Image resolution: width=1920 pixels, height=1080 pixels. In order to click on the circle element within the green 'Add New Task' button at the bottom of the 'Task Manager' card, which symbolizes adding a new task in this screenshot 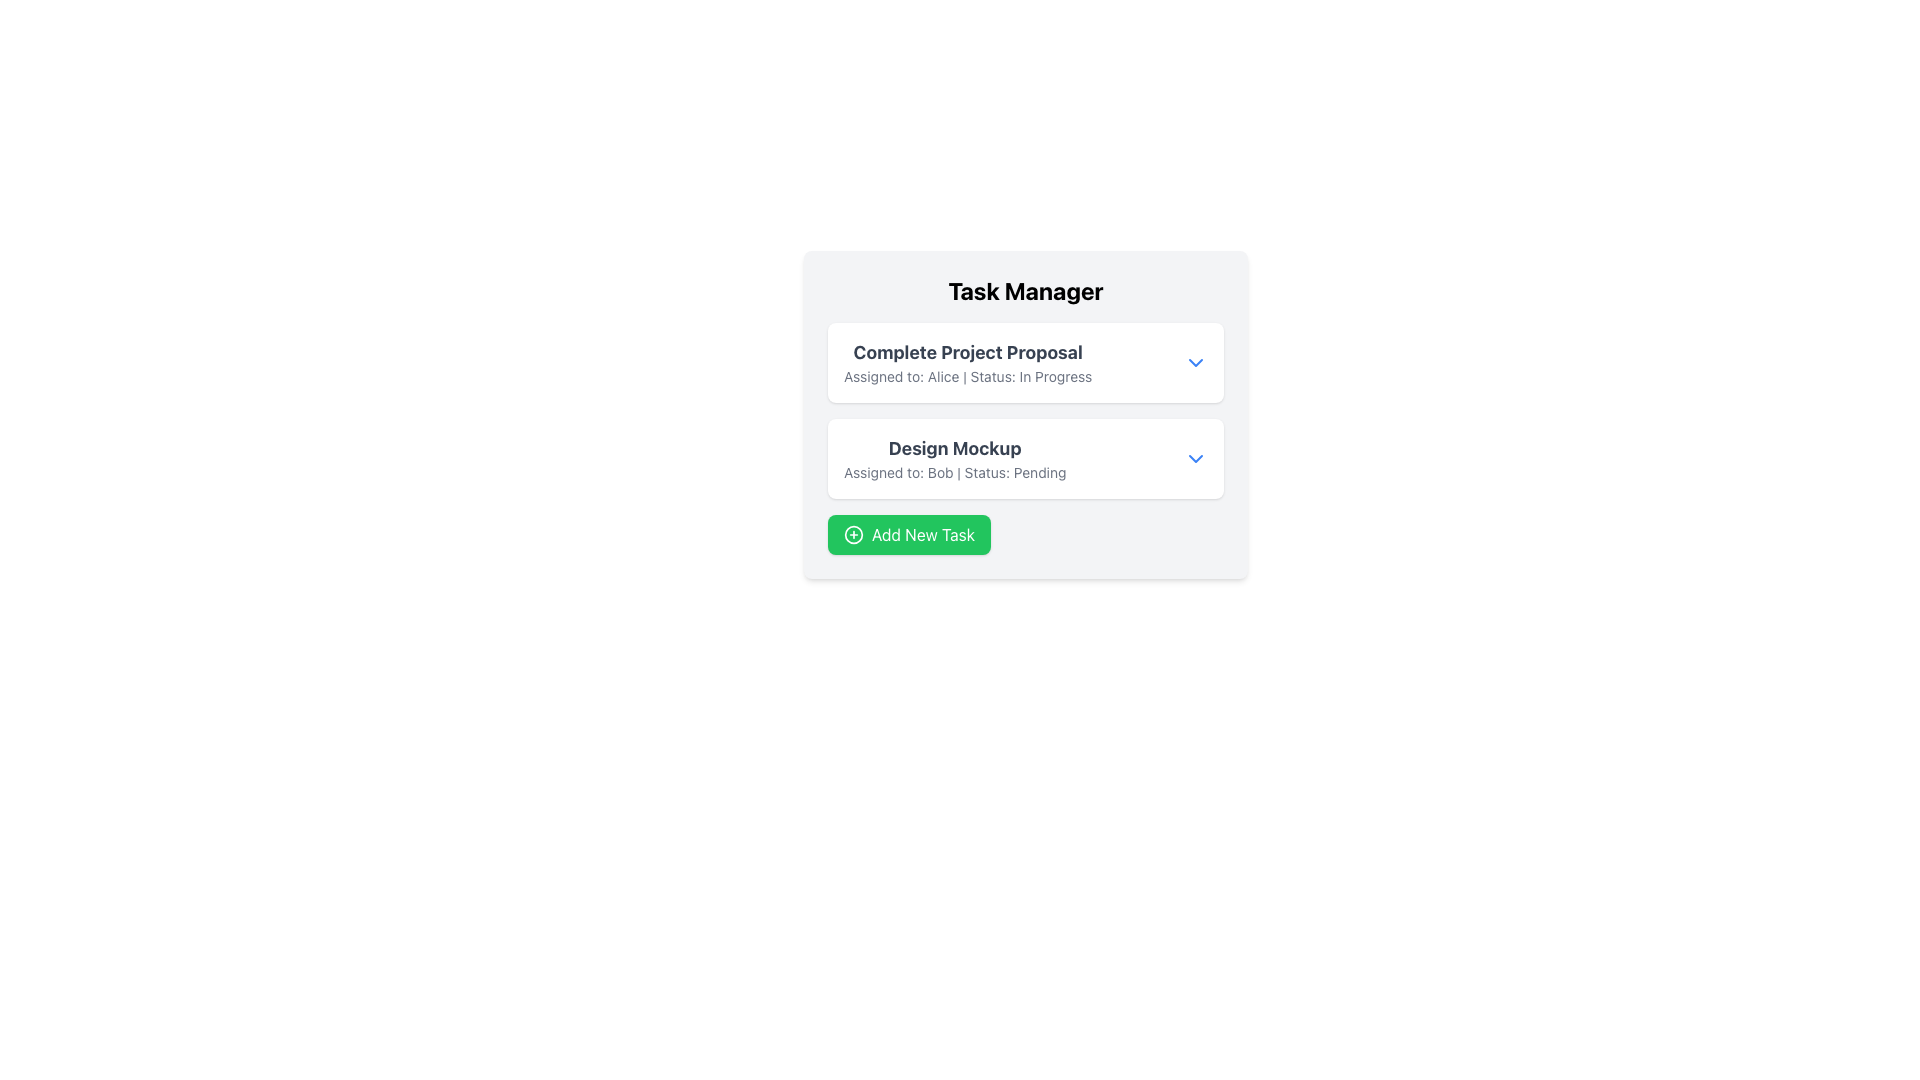, I will do `click(854, 534)`.